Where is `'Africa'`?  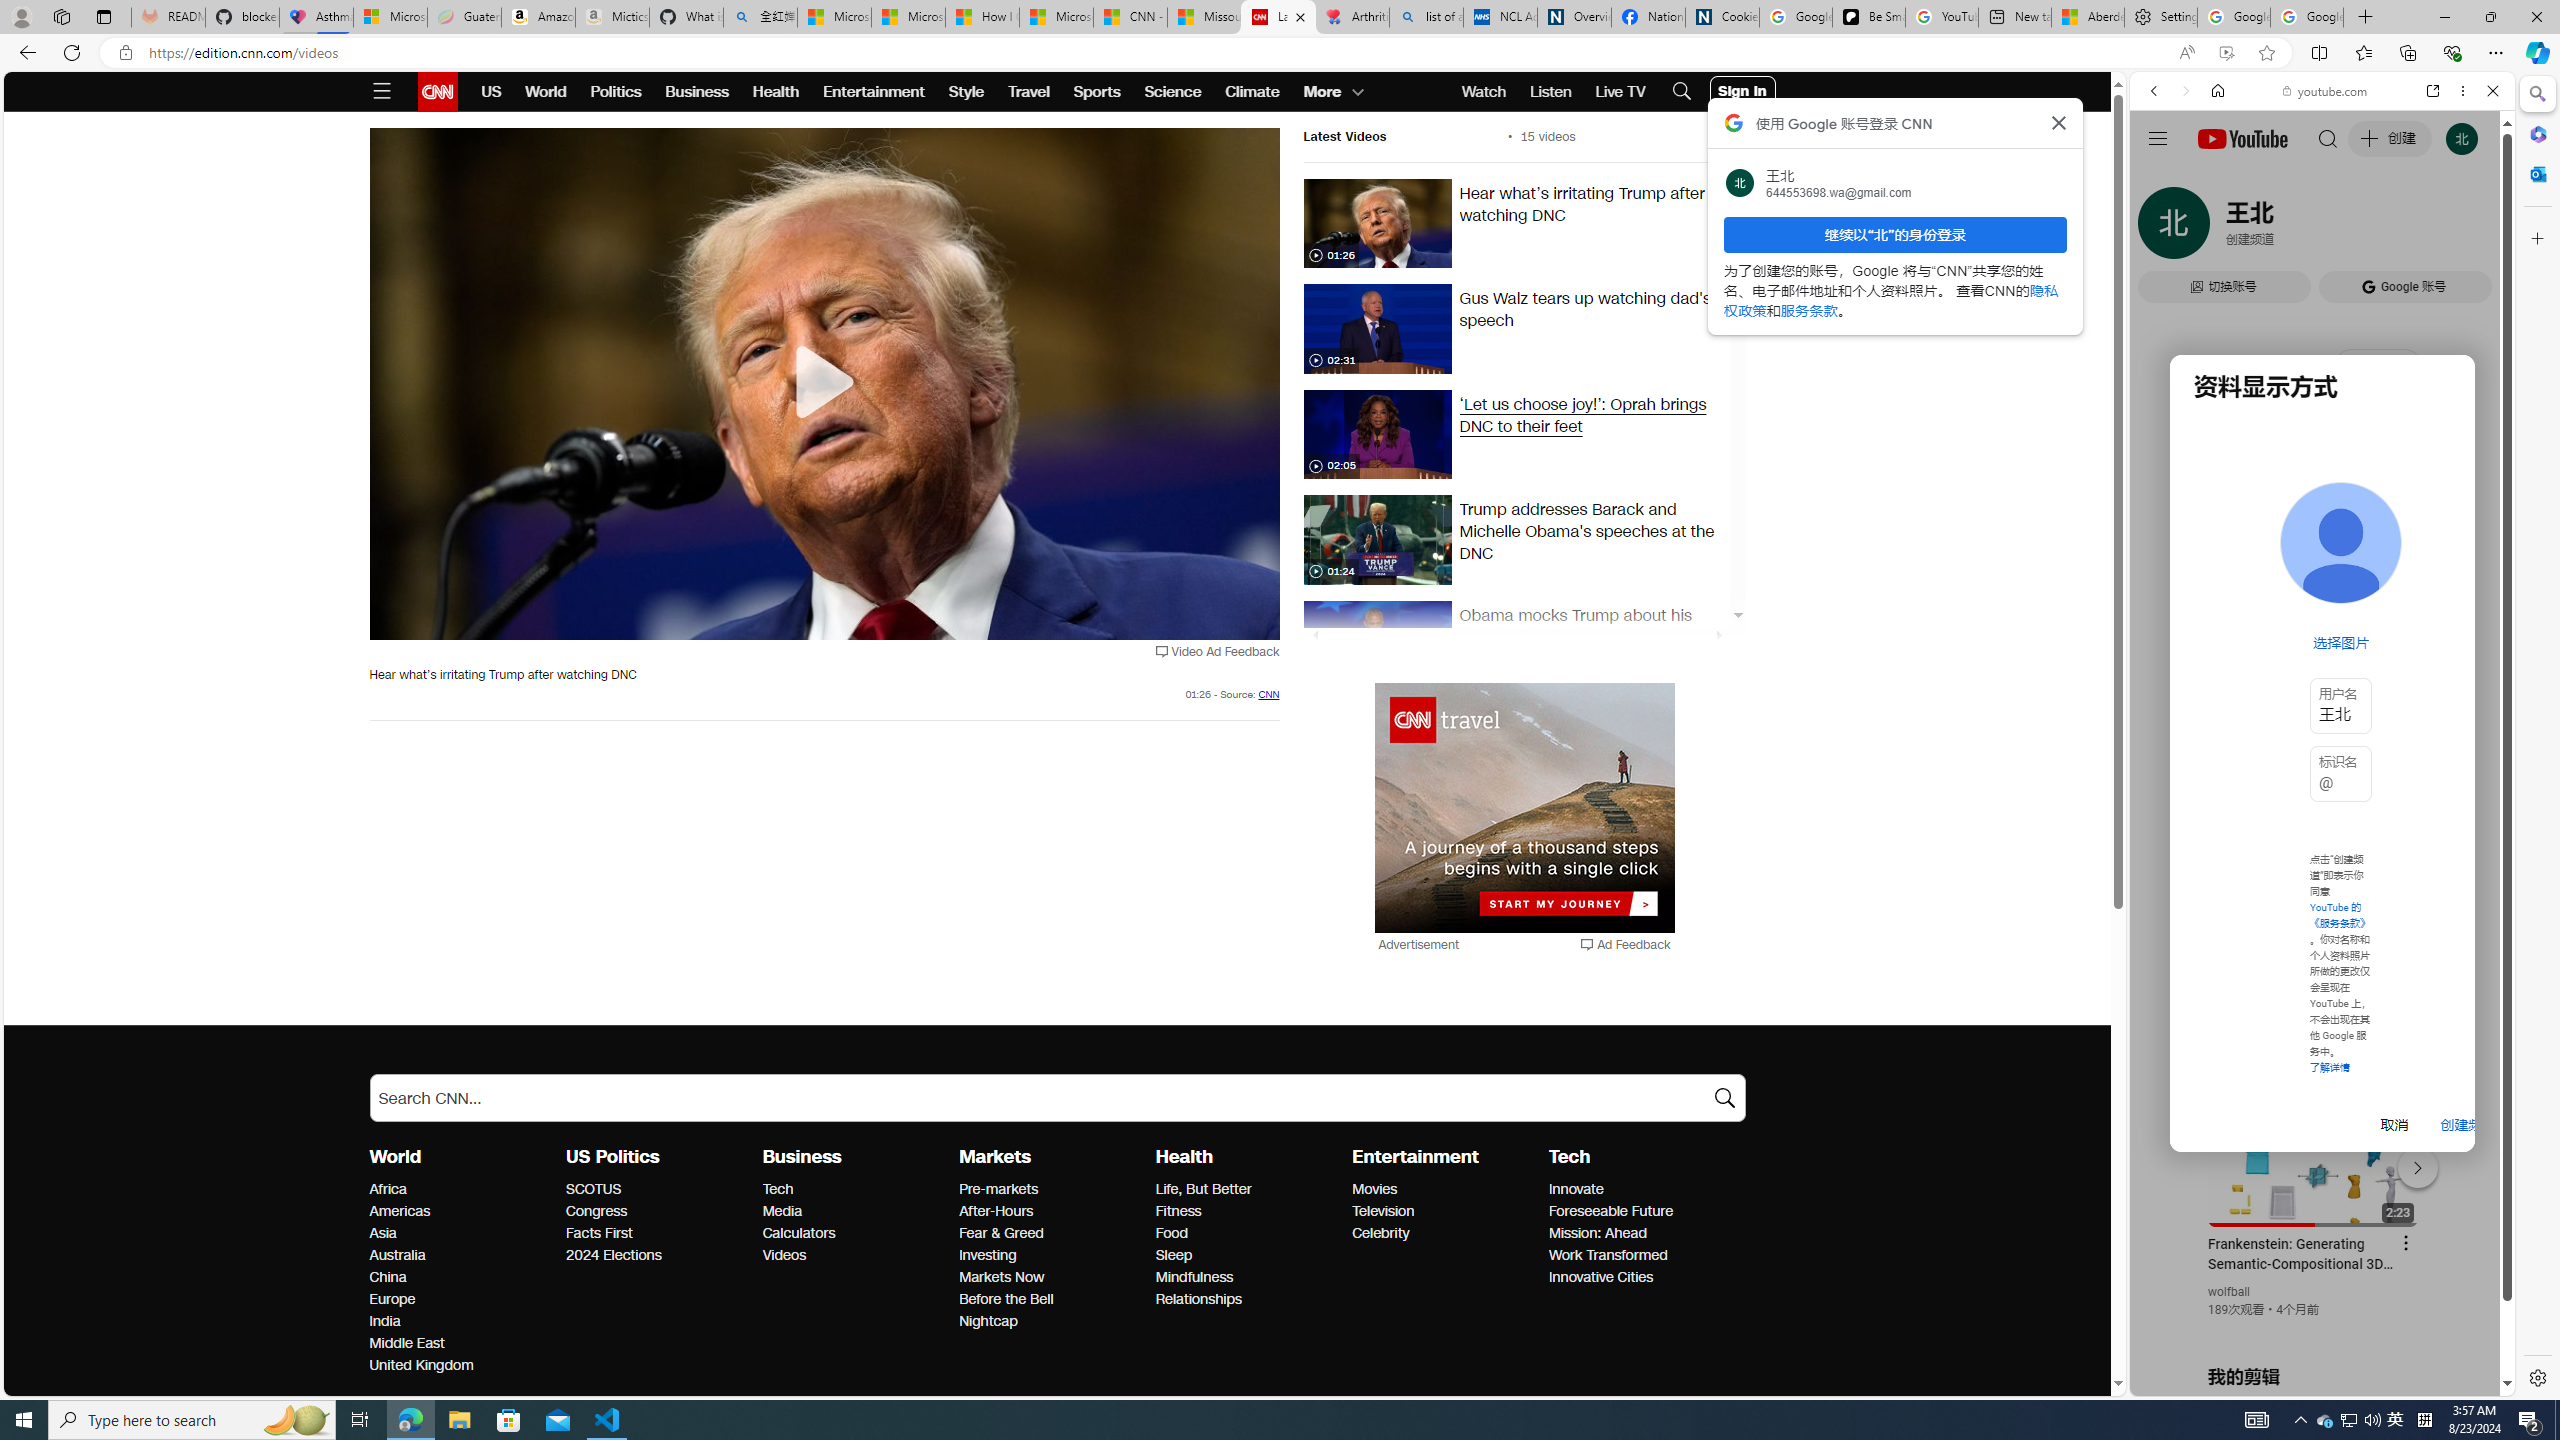 'Africa' is located at coordinates (461, 1190).